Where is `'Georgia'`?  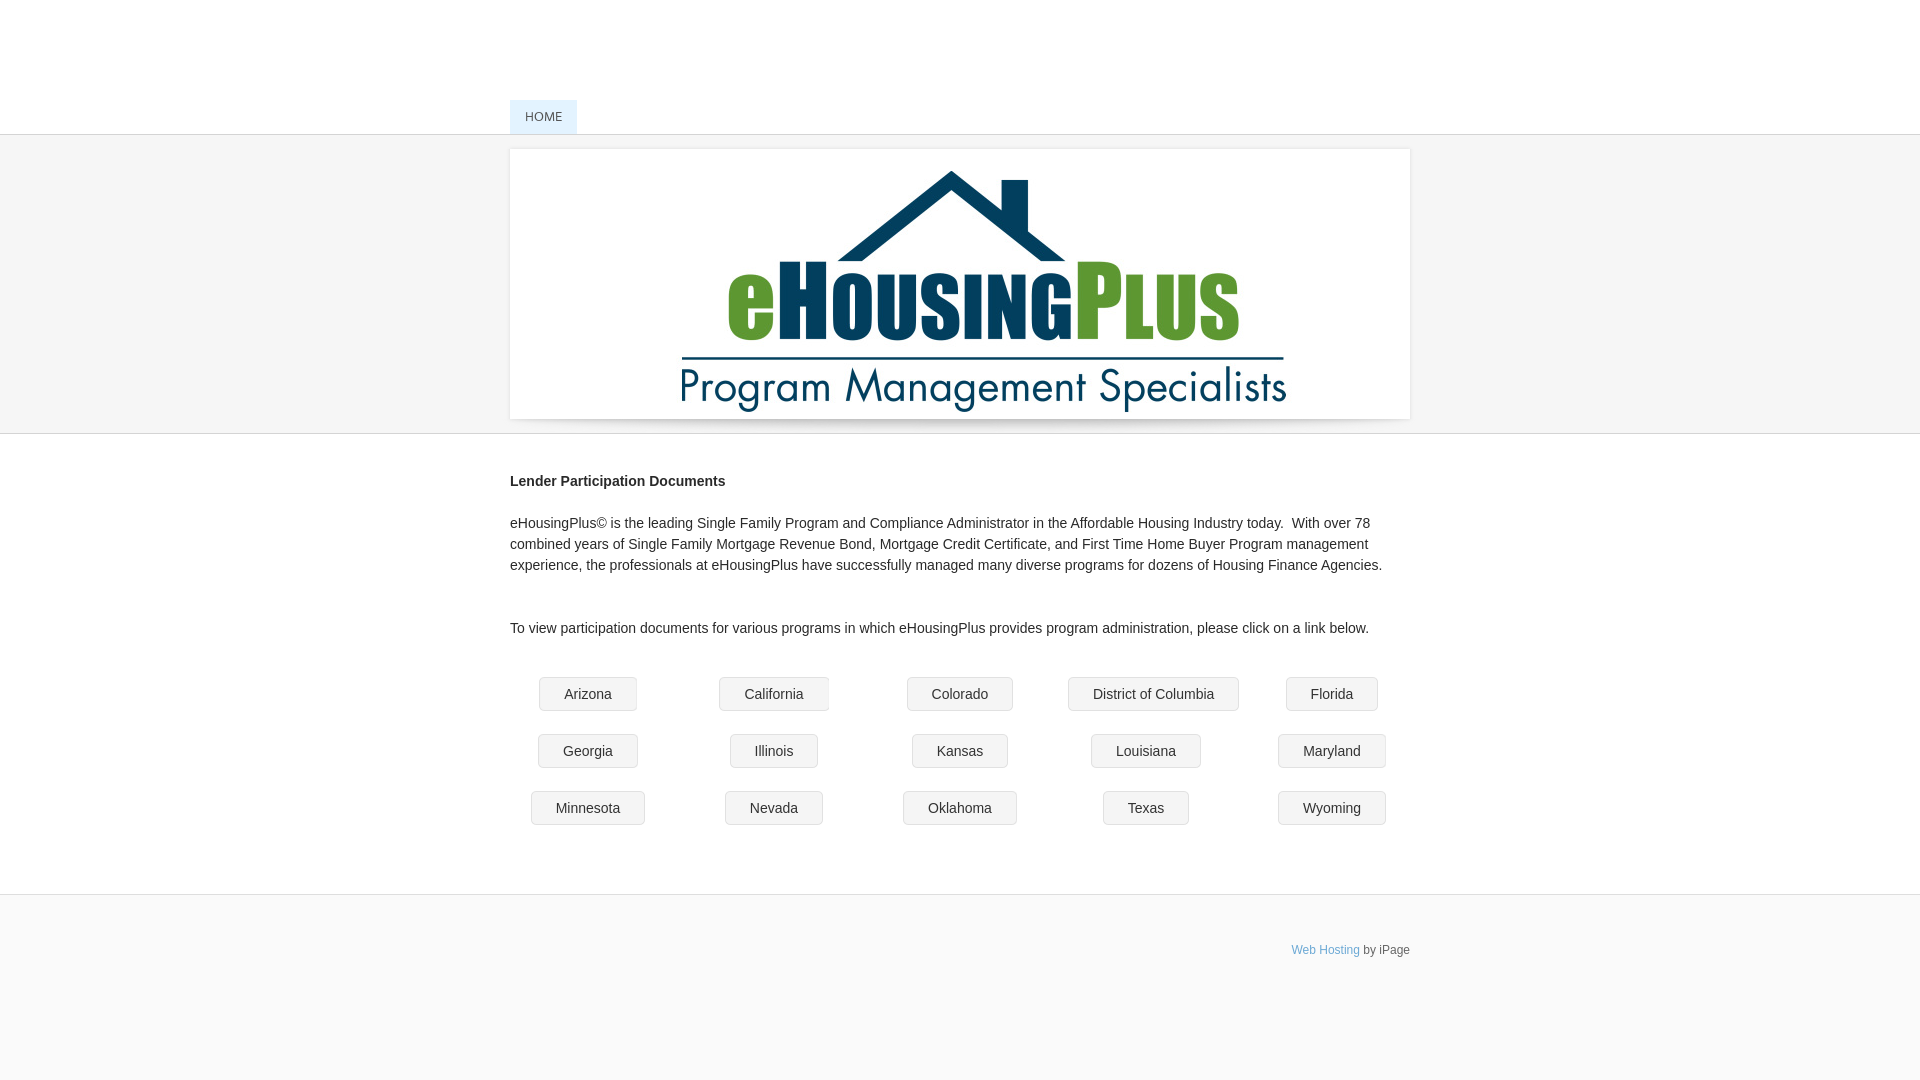
'Georgia' is located at coordinates (587, 751).